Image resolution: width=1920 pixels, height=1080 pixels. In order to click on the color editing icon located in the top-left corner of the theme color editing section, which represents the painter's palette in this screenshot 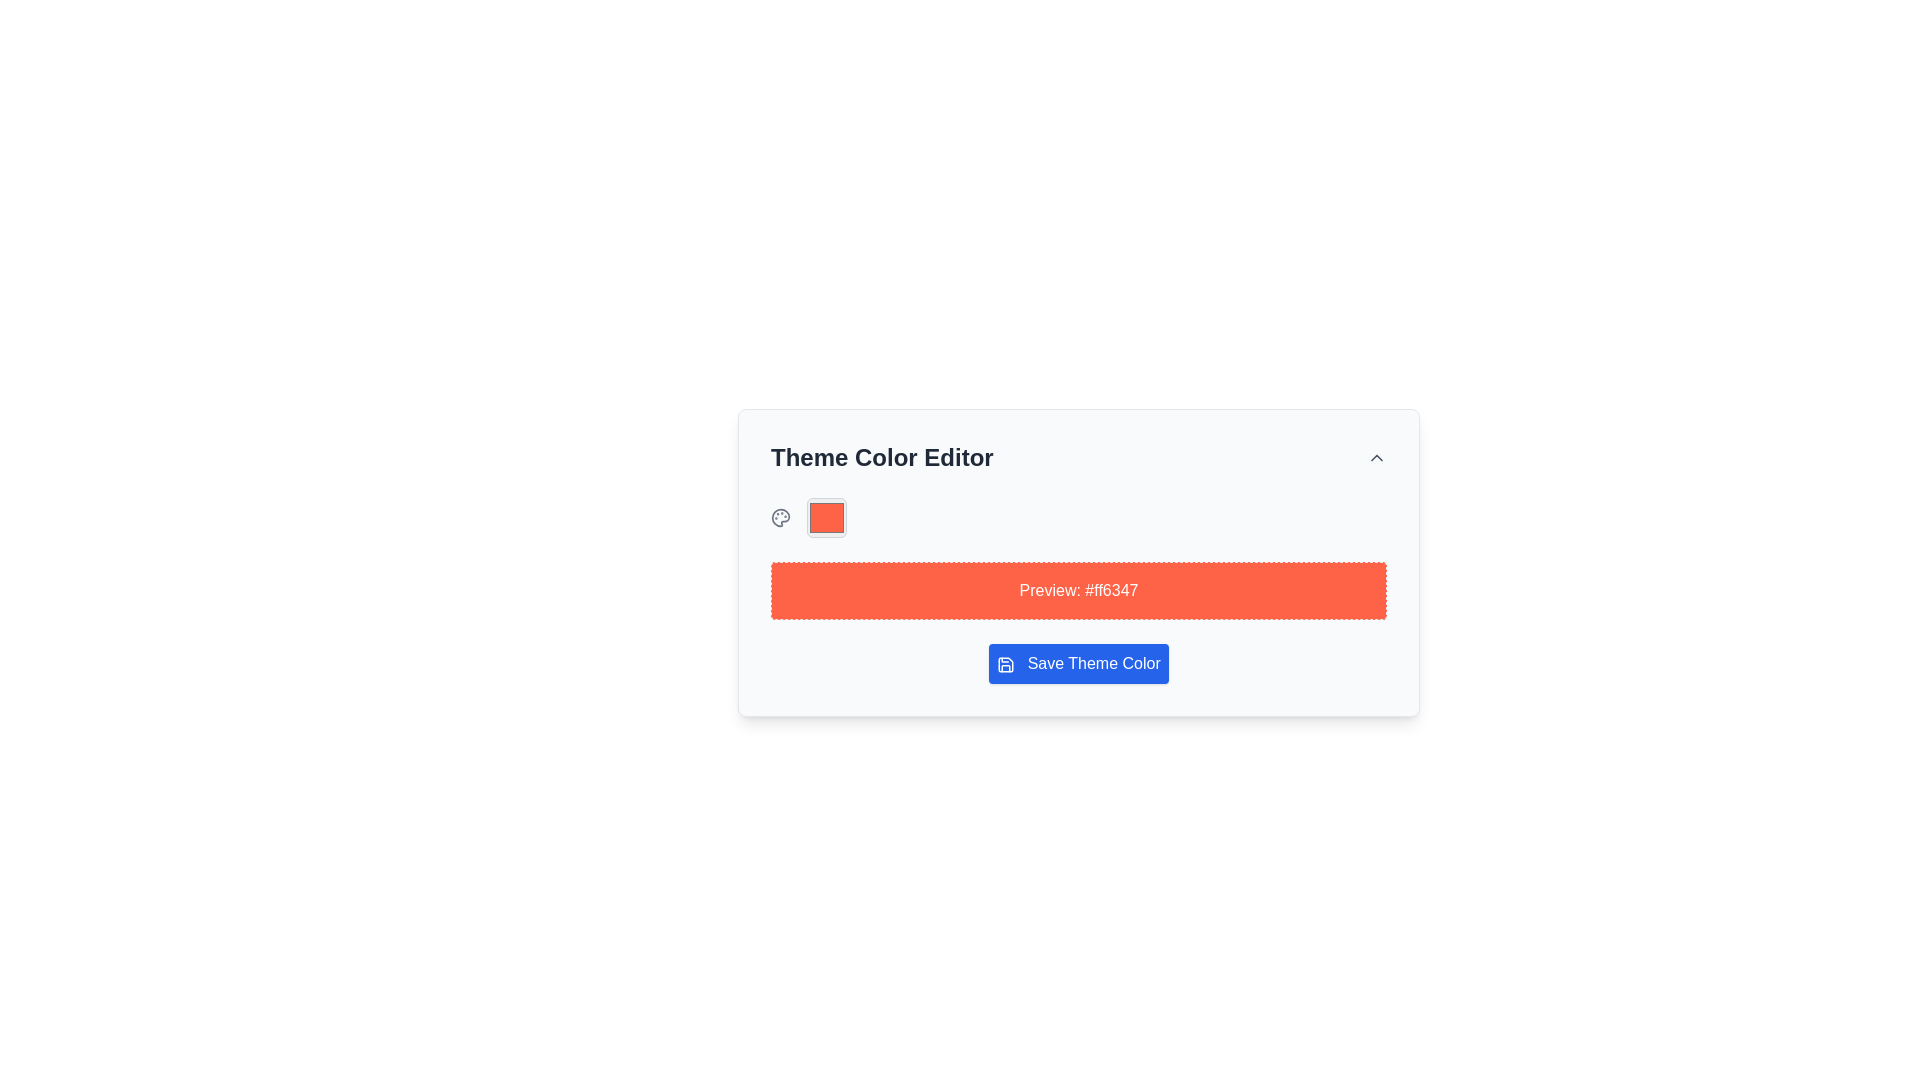, I will do `click(780, 516)`.